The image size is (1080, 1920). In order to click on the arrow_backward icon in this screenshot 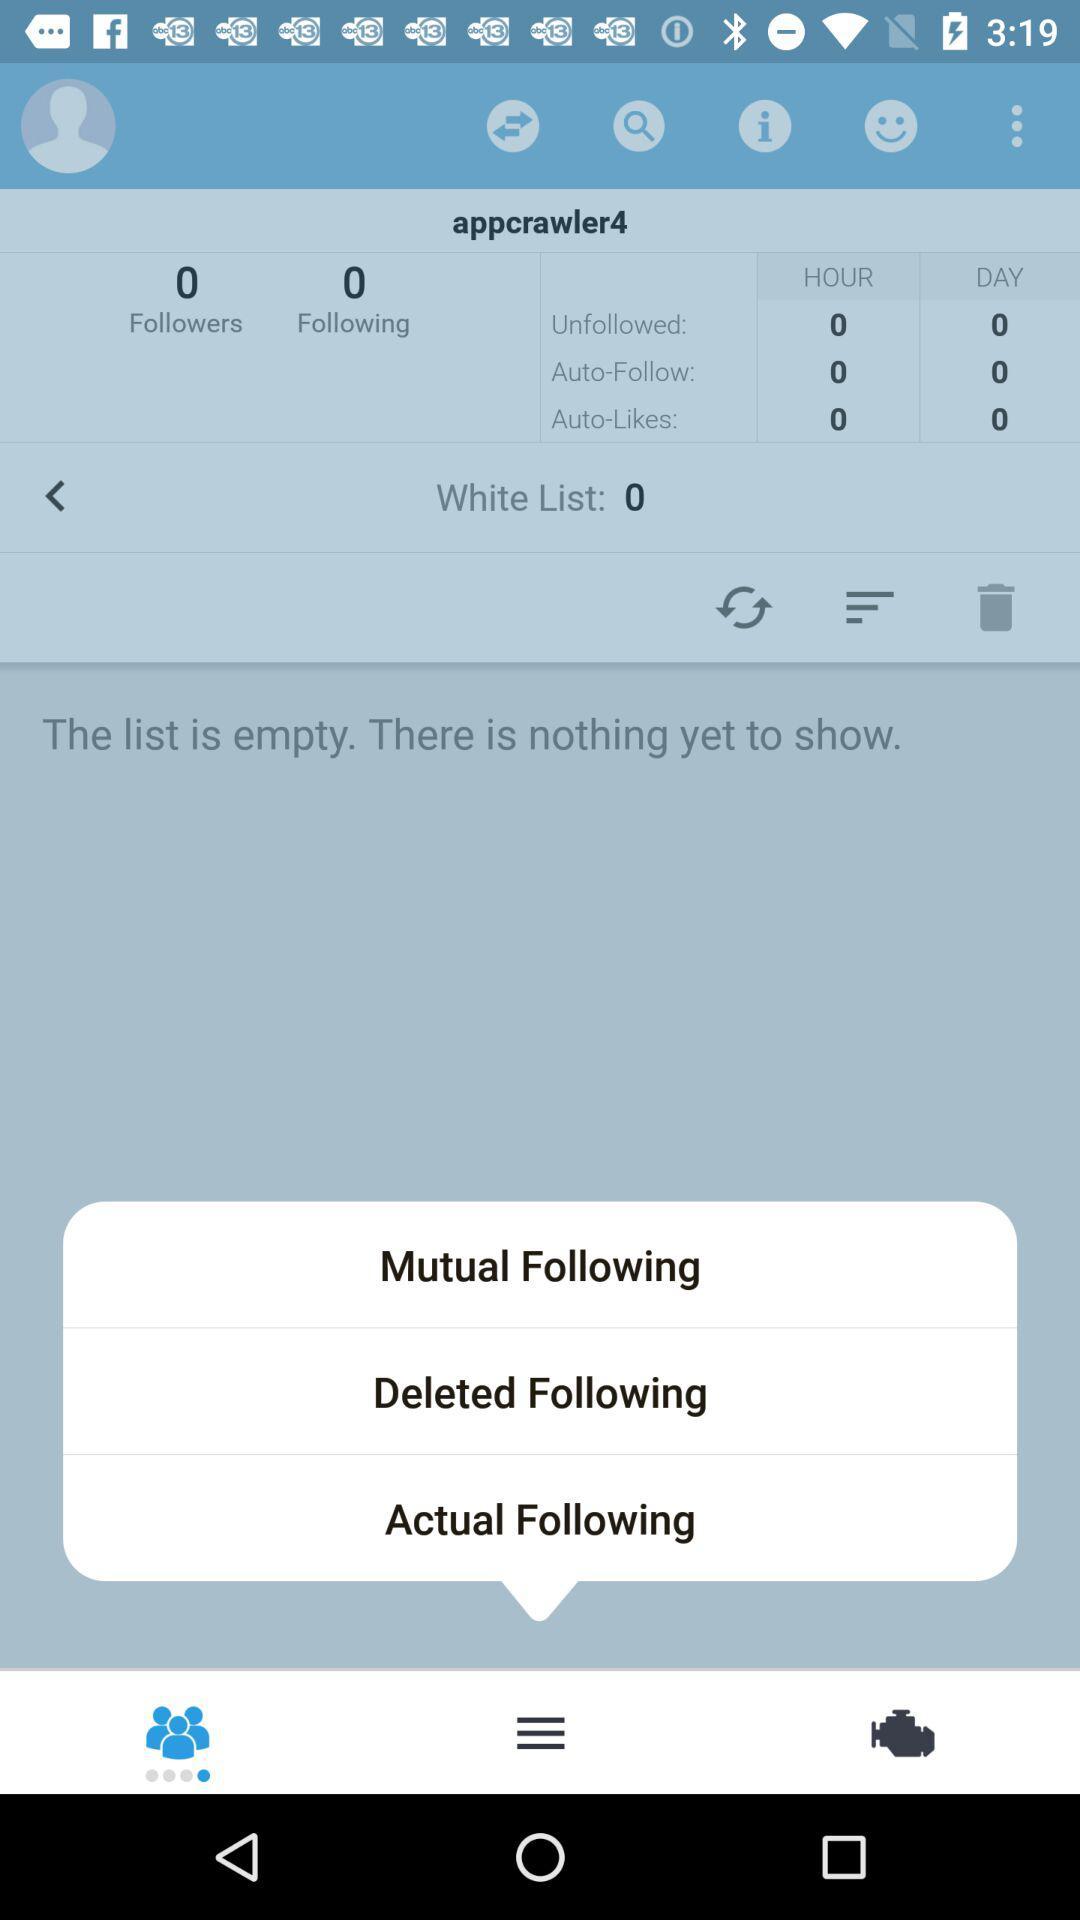, I will do `click(54, 496)`.